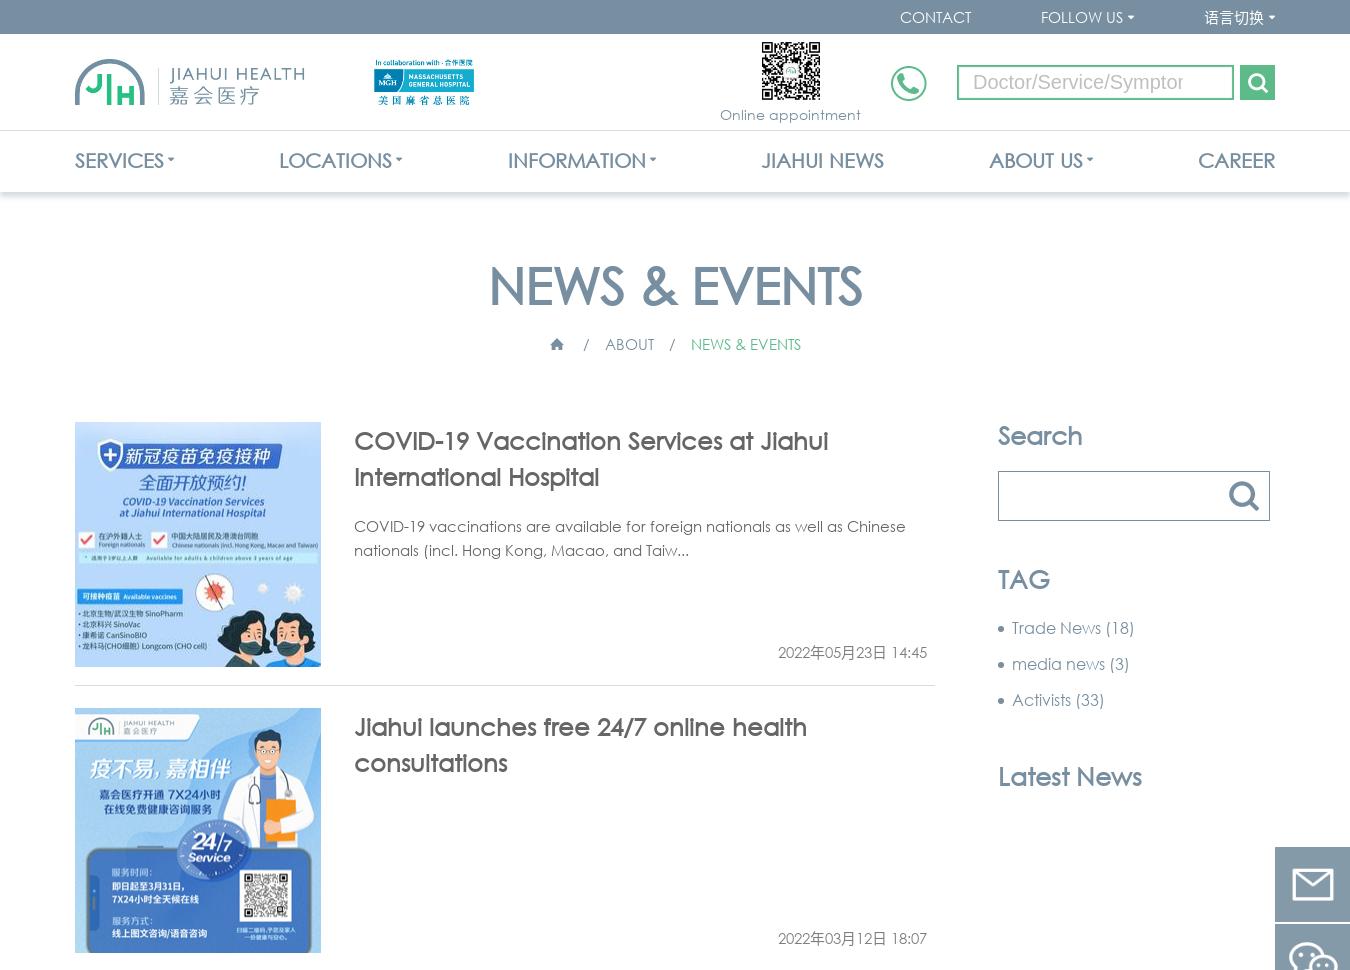 The height and width of the screenshot is (970, 1350). I want to click on 'JIAHUI NEWS', so click(822, 159).